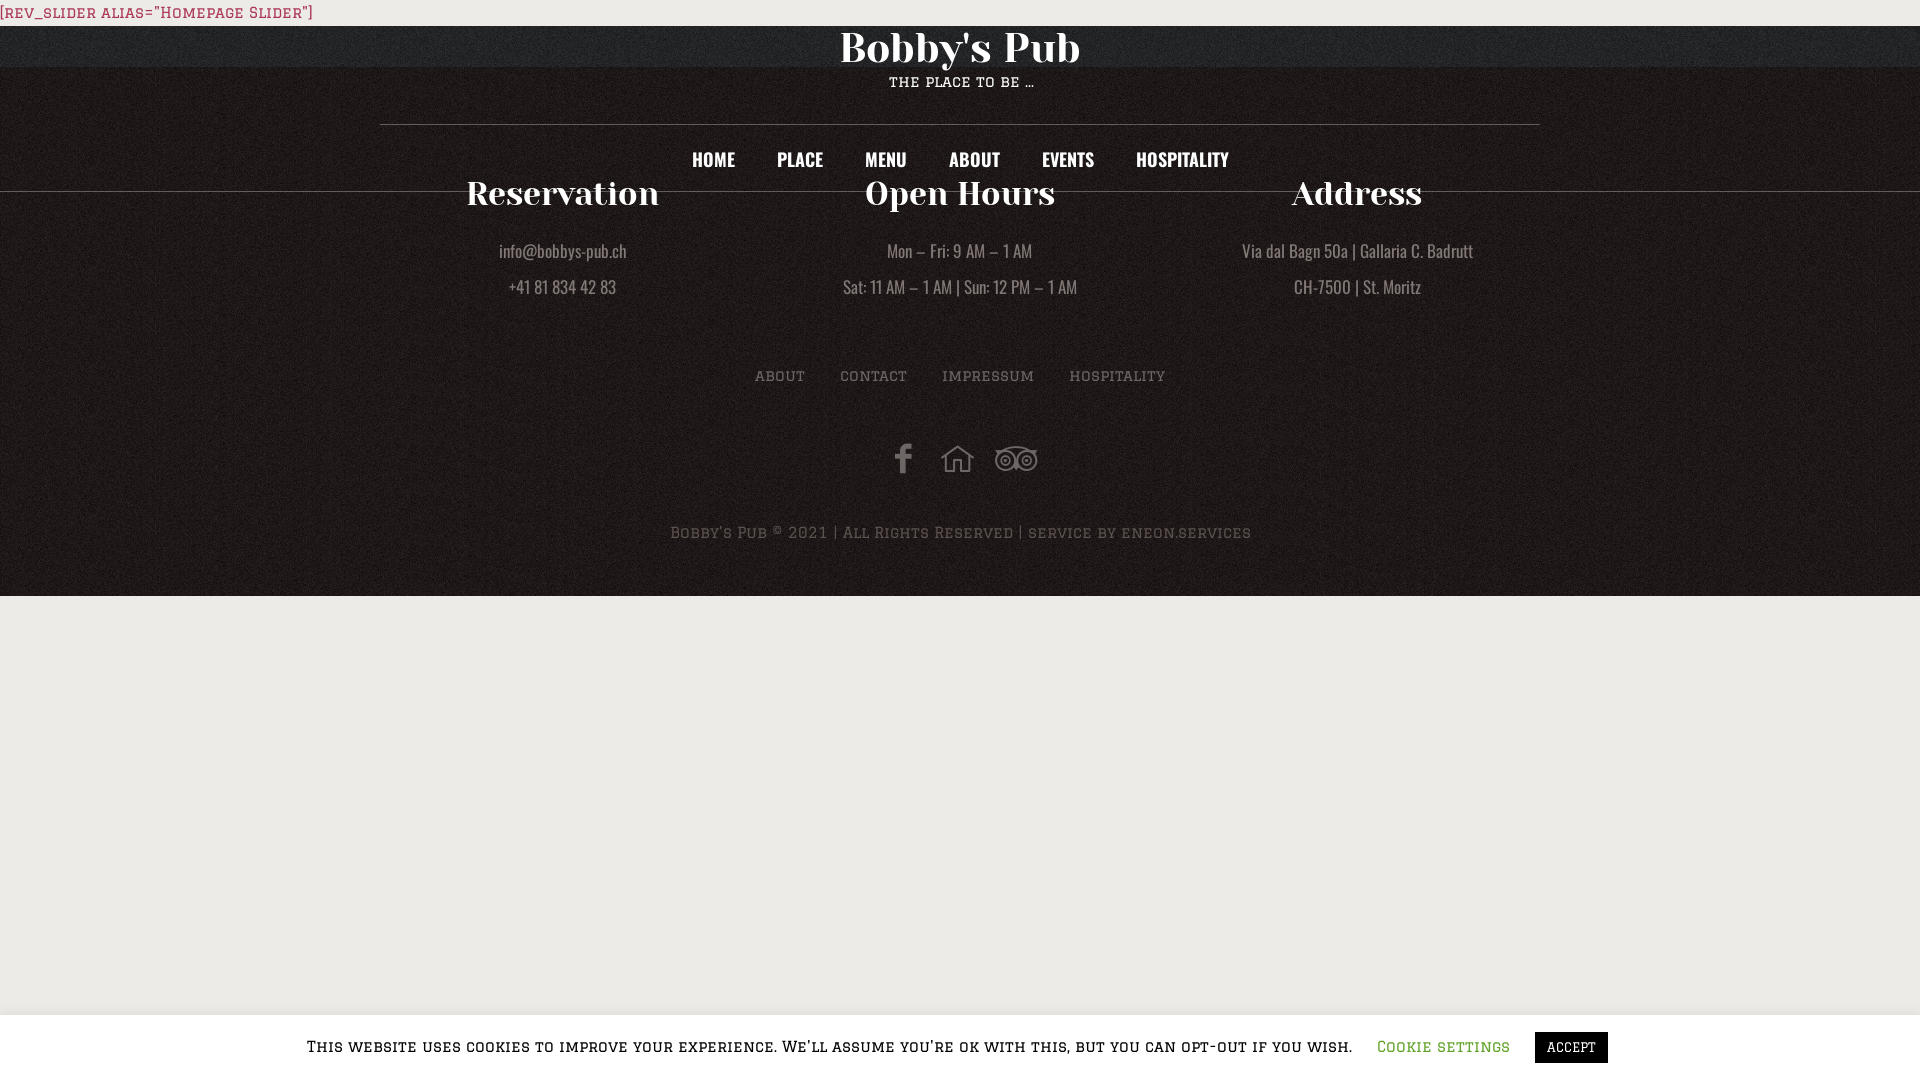 The height and width of the screenshot is (1080, 1920). What do you see at coordinates (1376, 1045) in the screenshot?
I see `'Cookie settings'` at bounding box center [1376, 1045].